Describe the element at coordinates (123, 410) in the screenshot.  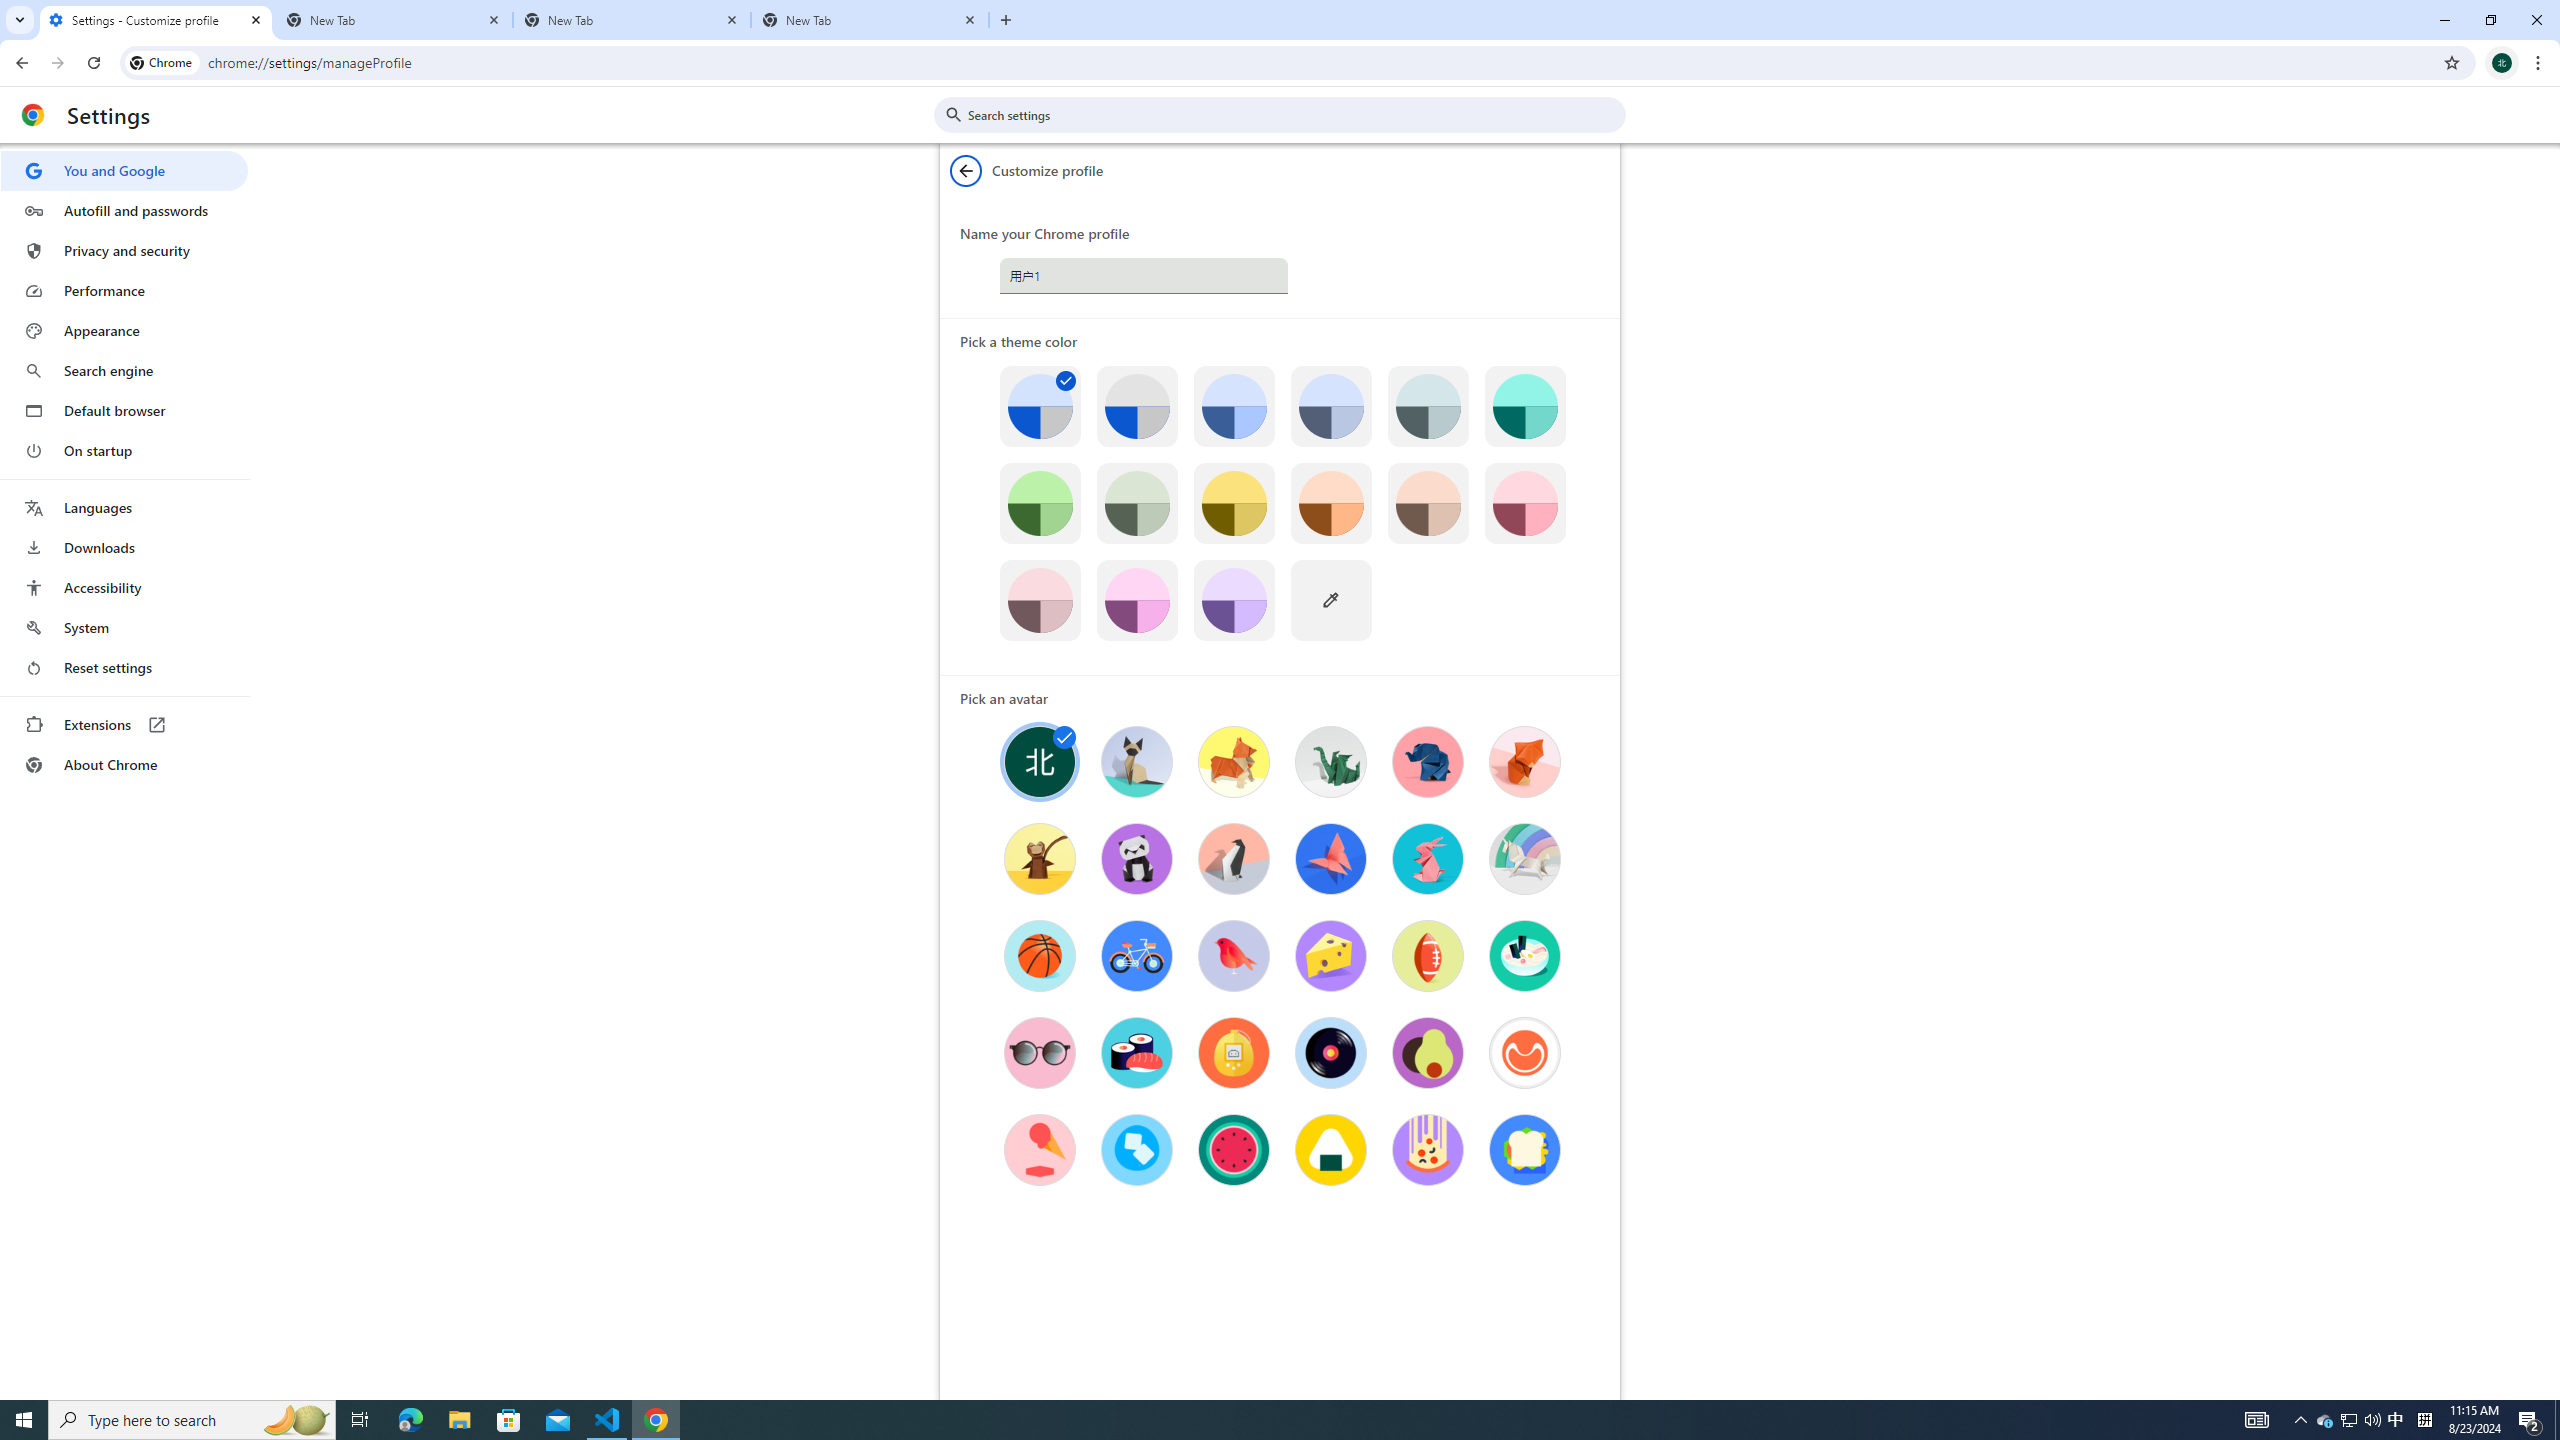
I see `'Default browser'` at that location.